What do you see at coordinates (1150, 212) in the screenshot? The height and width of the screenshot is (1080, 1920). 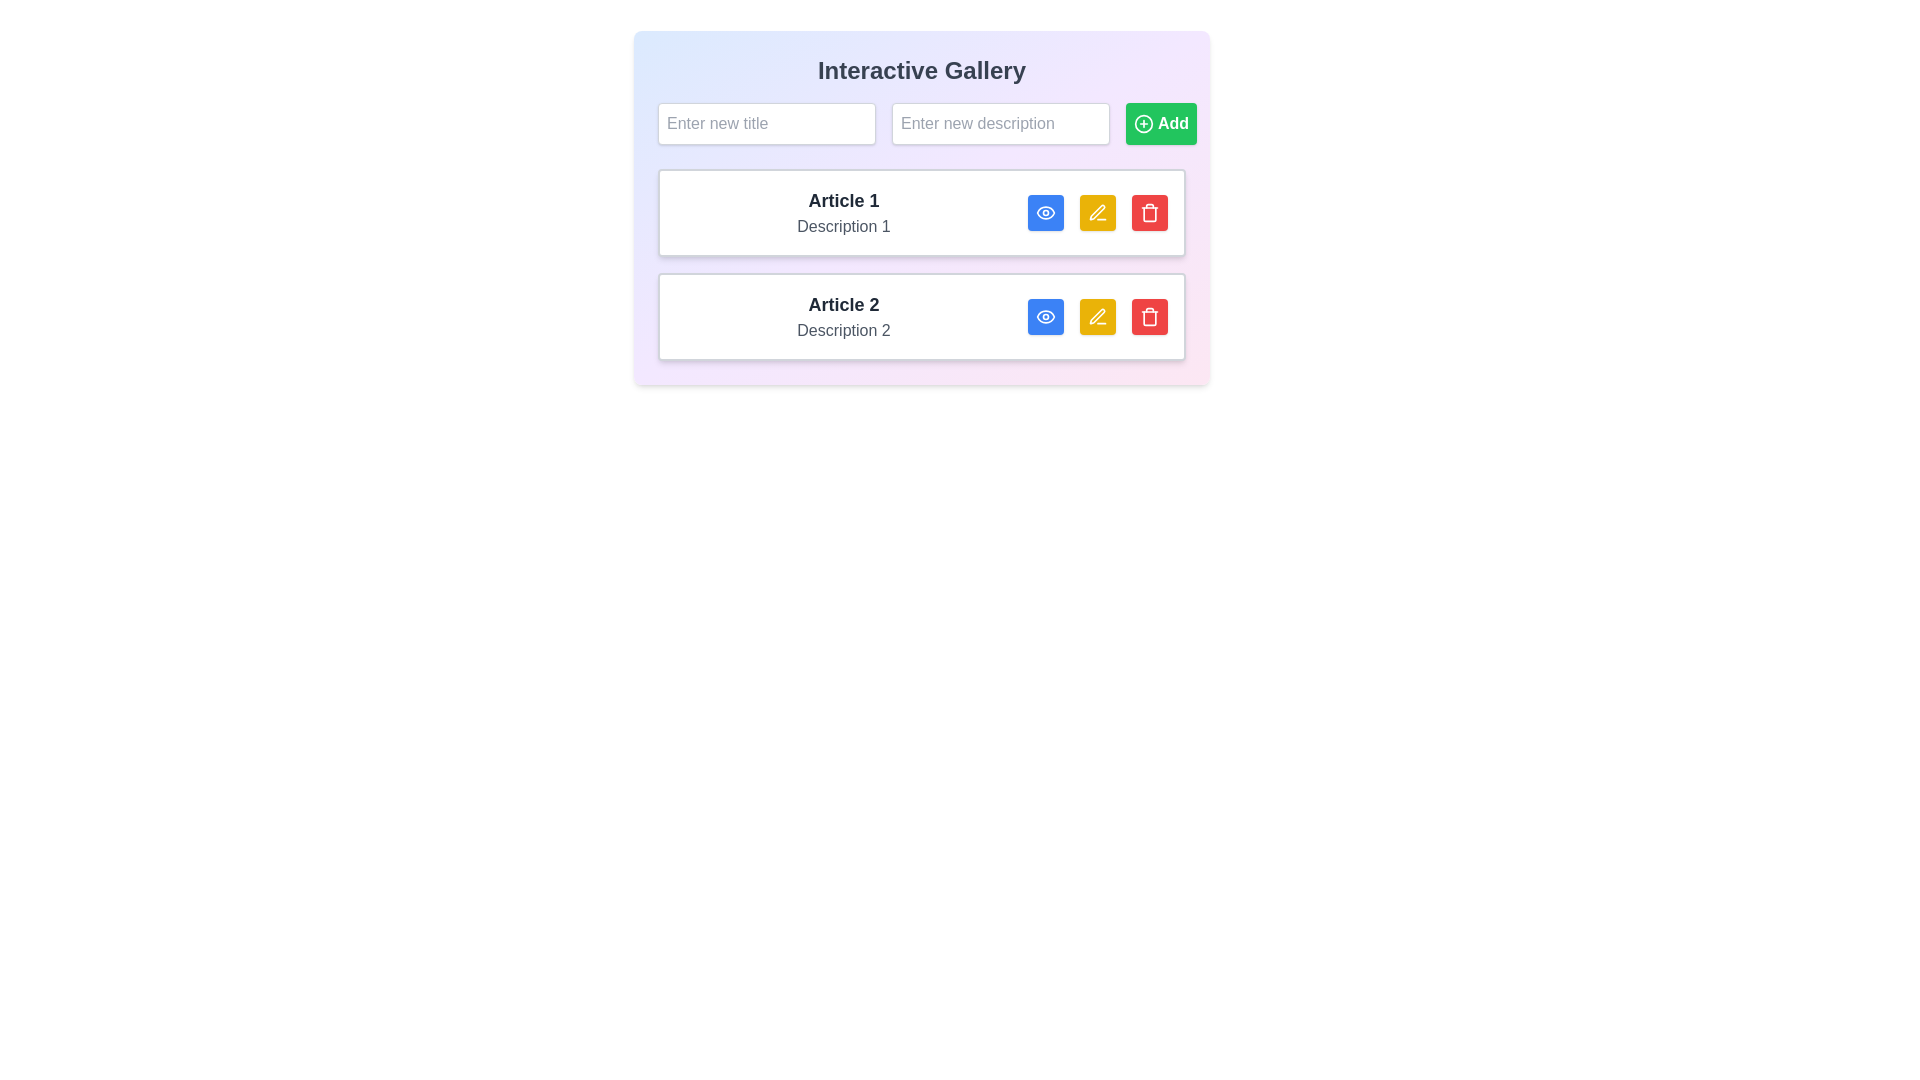 I see `the button with a trash icon styled as a red bin located in the interactive gallery interface, specifically the rightmost control in the row labeled 'Article 1'` at bounding box center [1150, 212].